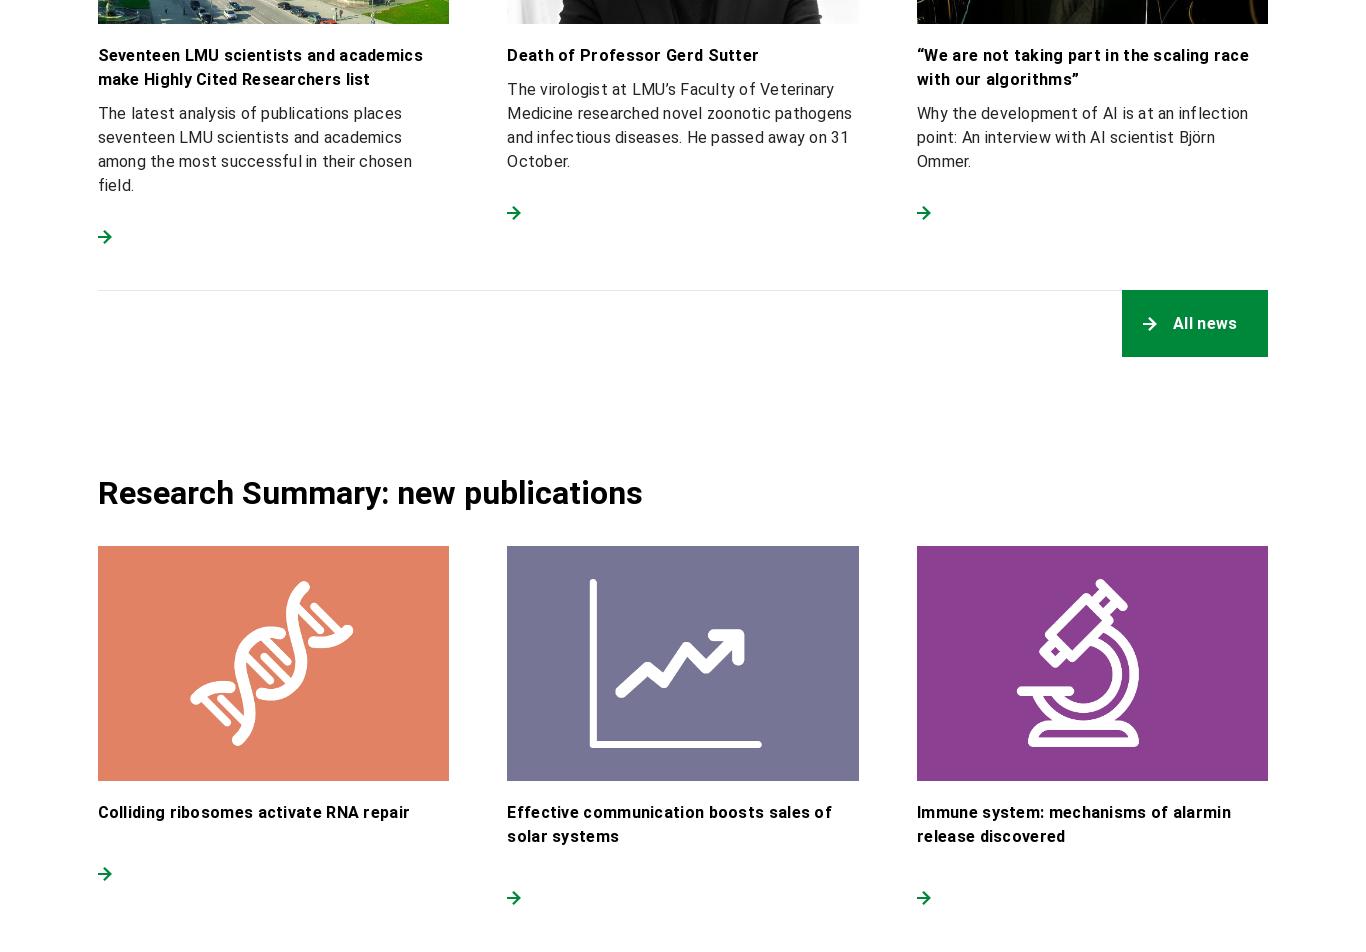  Describe the element at coordinates (96, 66) in the screenshot. I see `'Seventeen LMU scientists and academics make Highly Cited Researchers list'` at that location.